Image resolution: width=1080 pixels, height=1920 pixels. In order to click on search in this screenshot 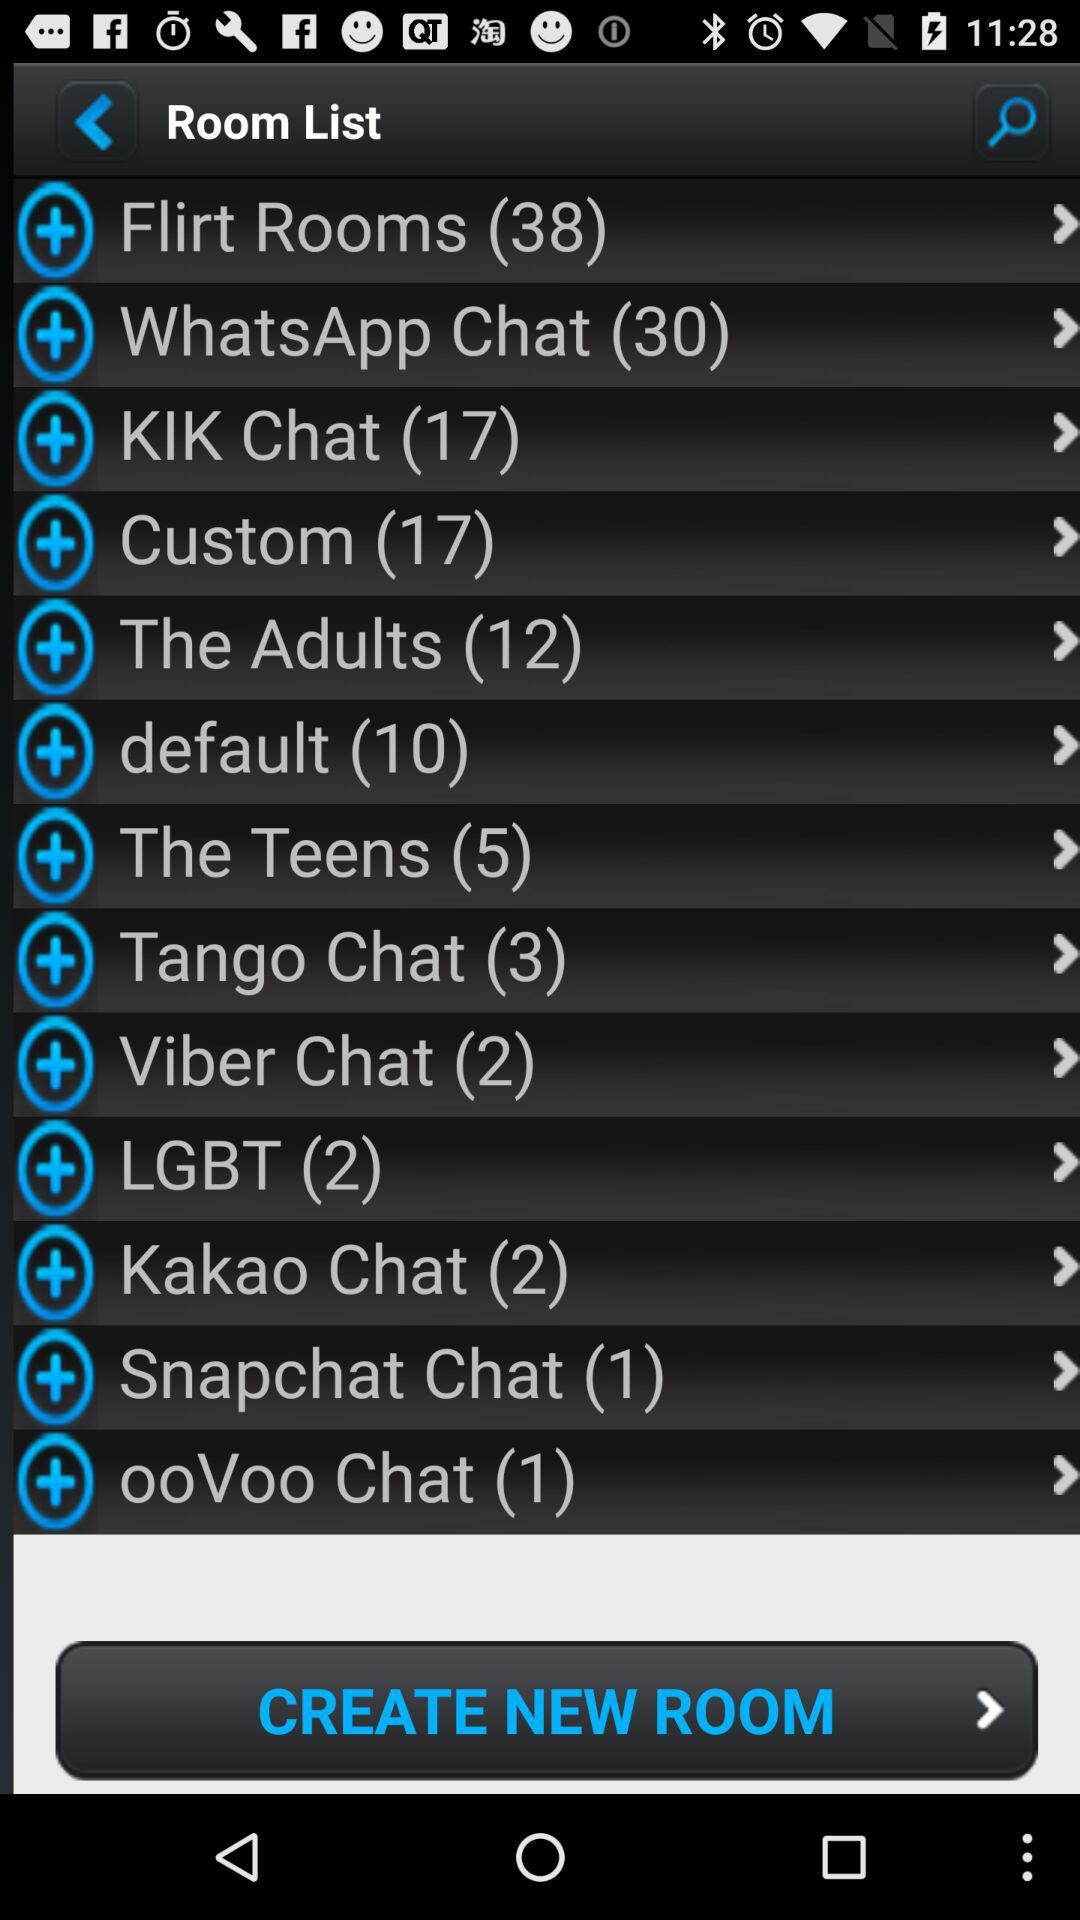, I will do `click(1011, 119)`.